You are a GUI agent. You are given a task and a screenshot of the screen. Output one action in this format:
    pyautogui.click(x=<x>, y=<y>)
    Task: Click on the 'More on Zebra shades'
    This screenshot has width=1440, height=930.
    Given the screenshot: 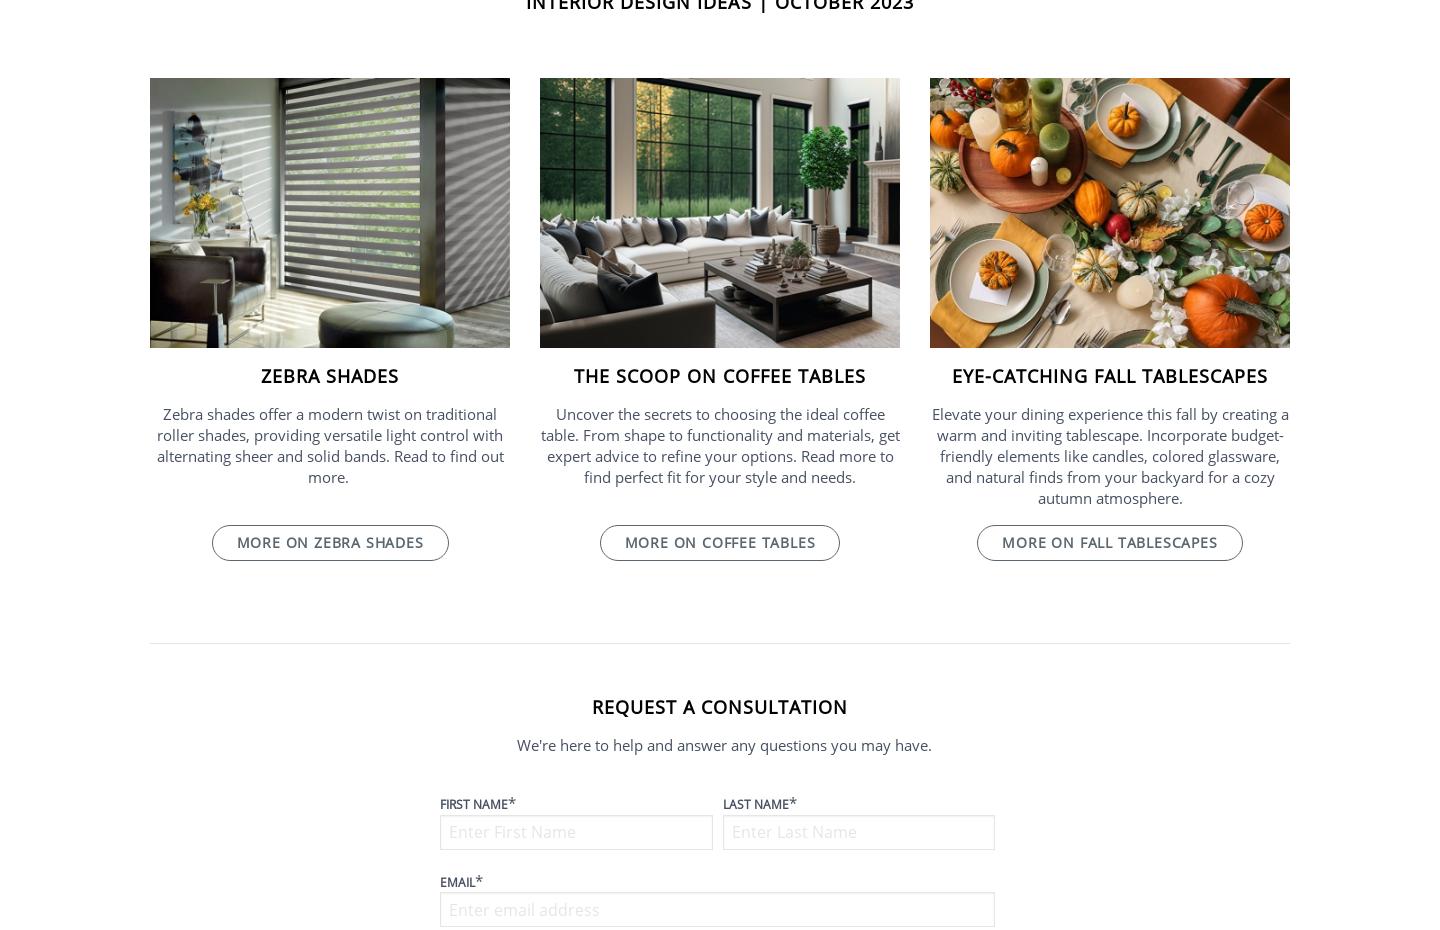 What is the action you would take?
    pyautogui.click(x=329, y=541)
    